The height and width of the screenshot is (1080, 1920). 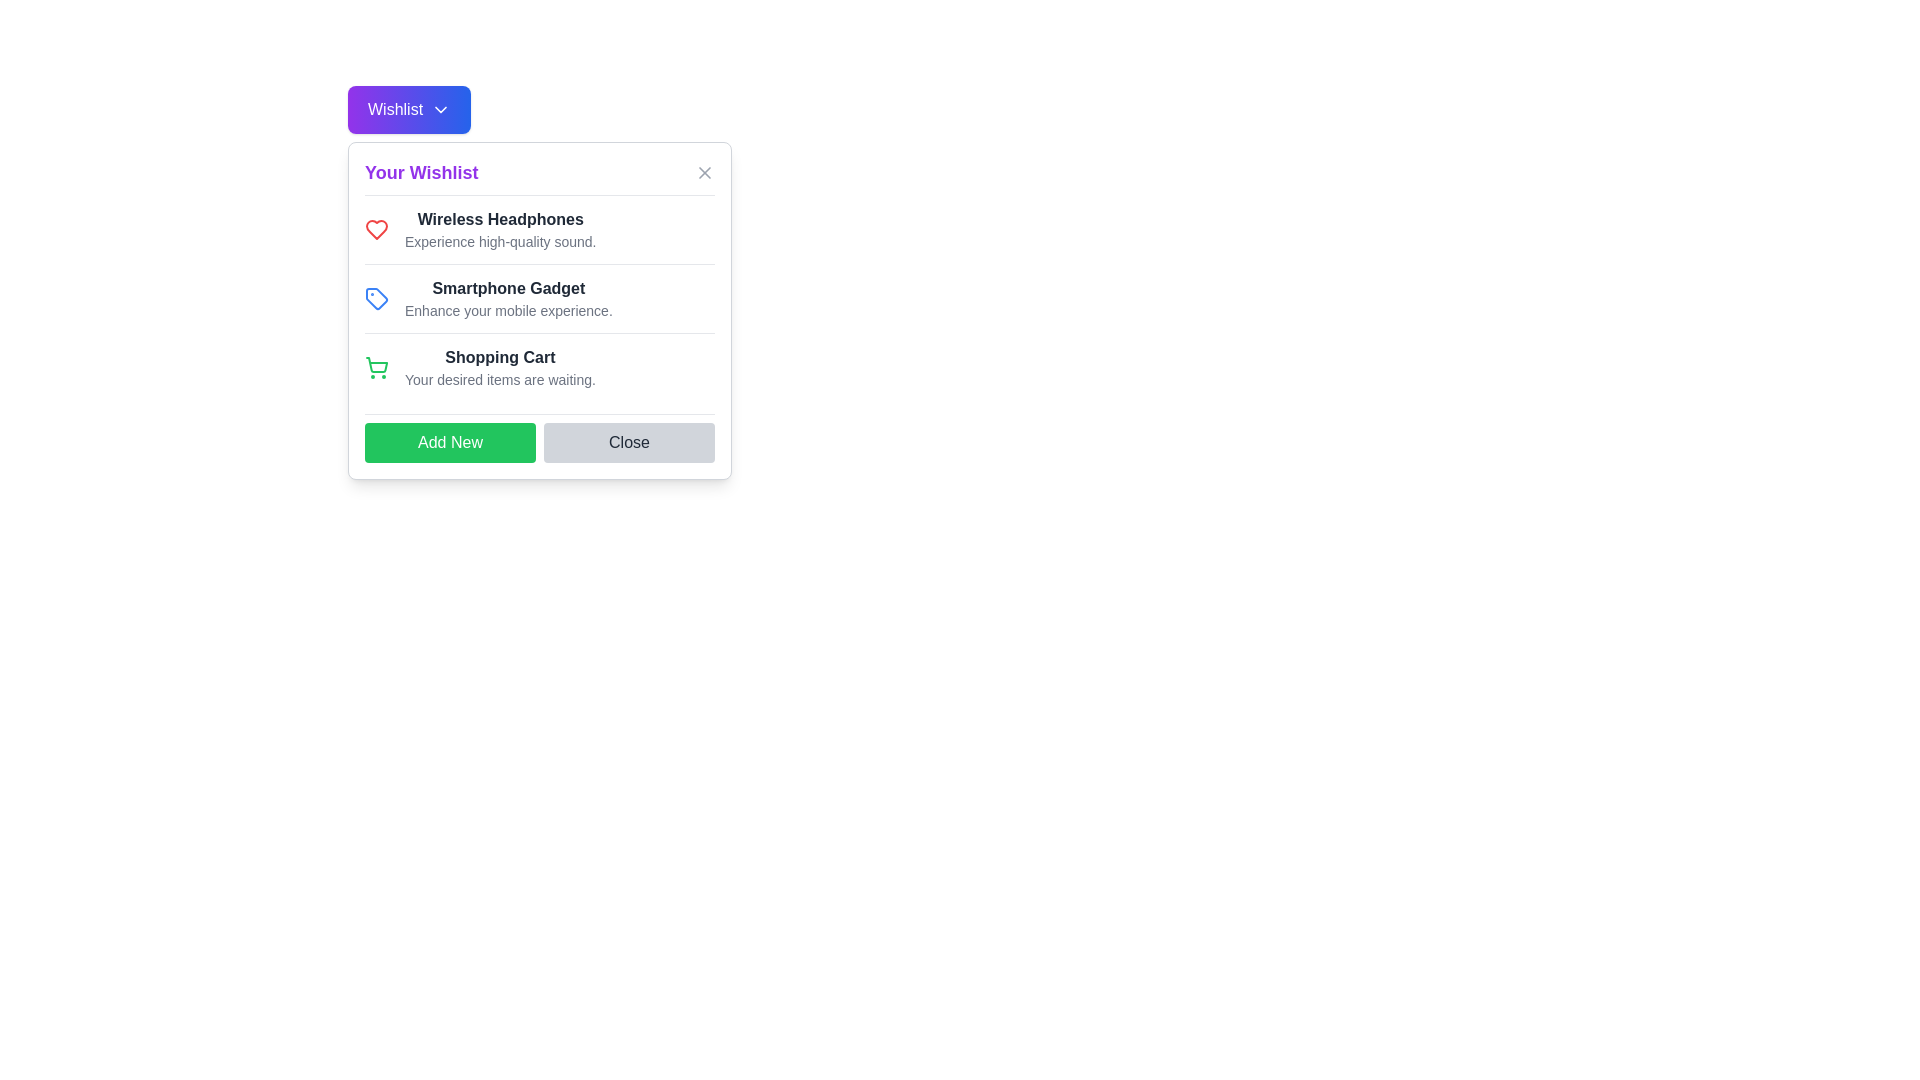 I want to click on the bold, dark gray text labeled 'Wireless Headphones' which is prominently displayed at the top-left corner of its white card interface, so click(x=500, y=219).